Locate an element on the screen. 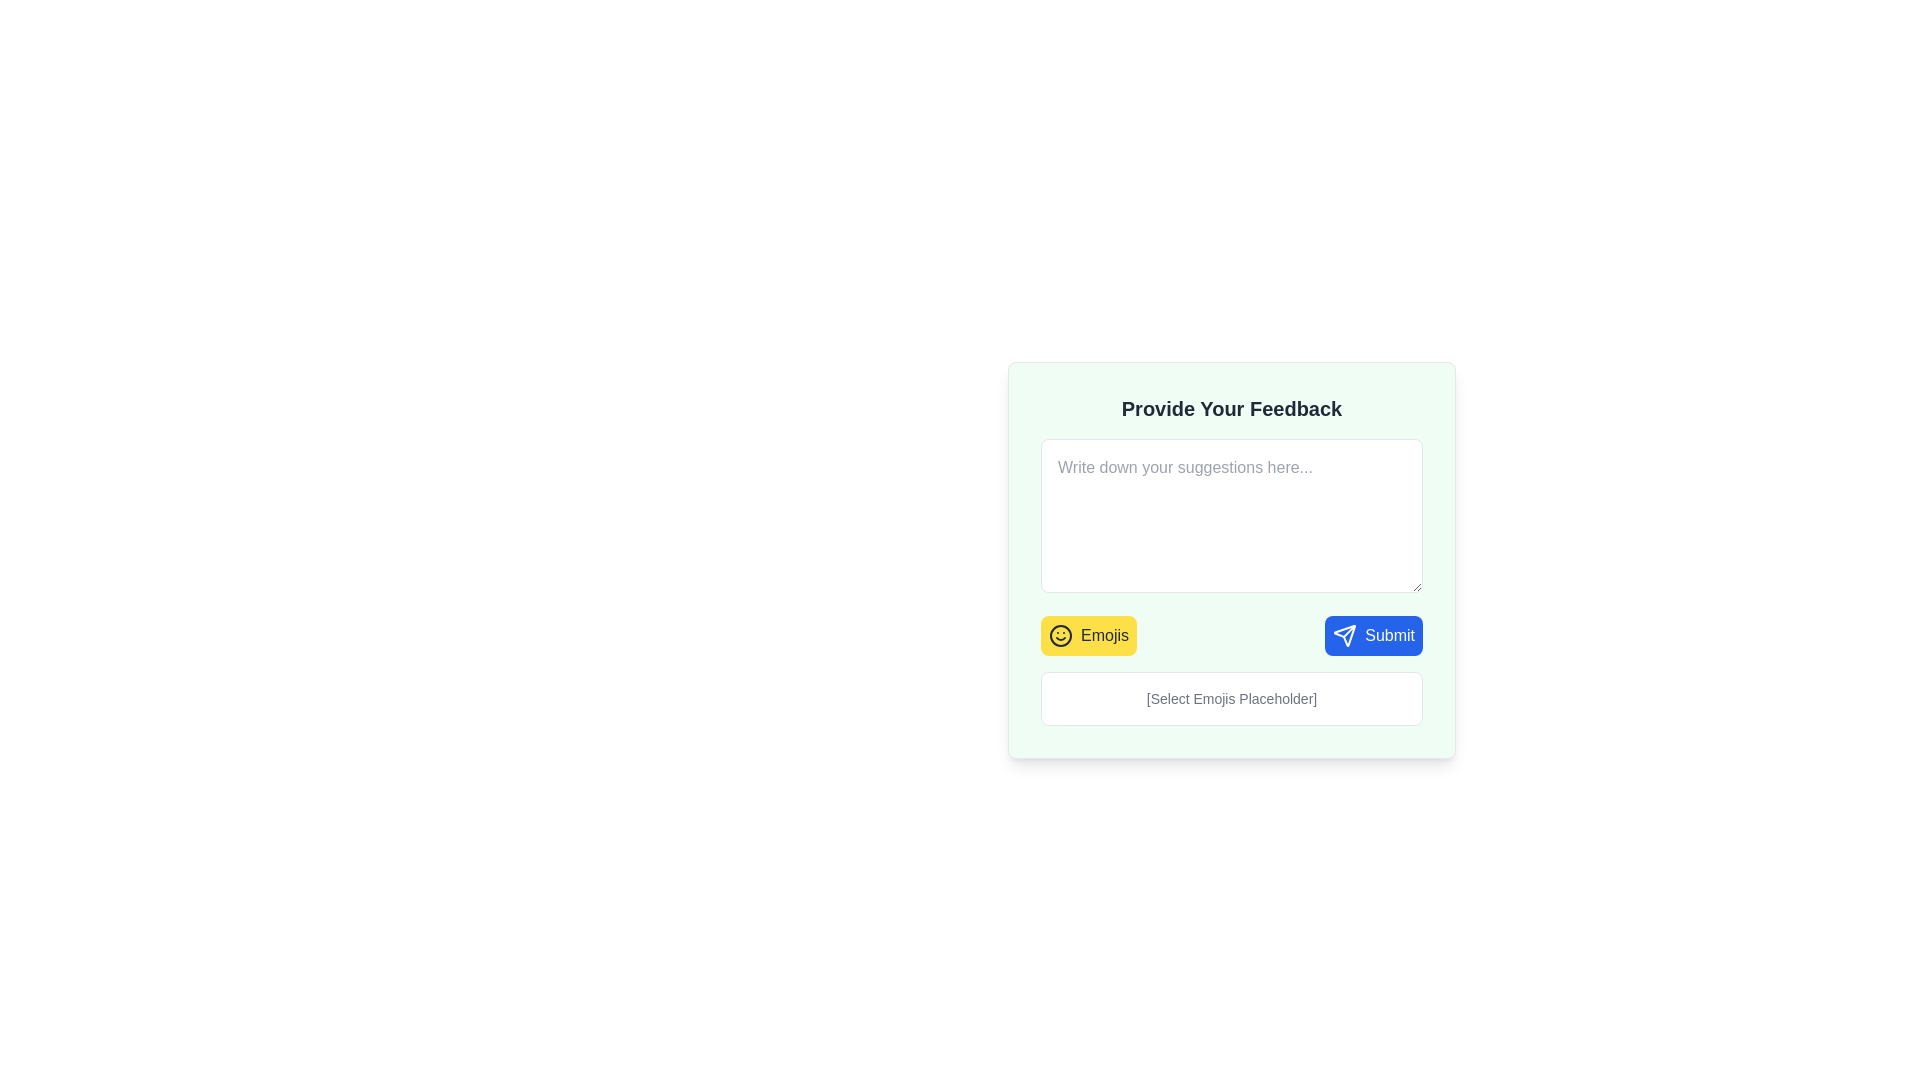  the icon that symbolizes the action of submitting the feedback form, located inside the blue 'Submit' button at the bottom right corner of the widget is located at coordinates (1345, 636).